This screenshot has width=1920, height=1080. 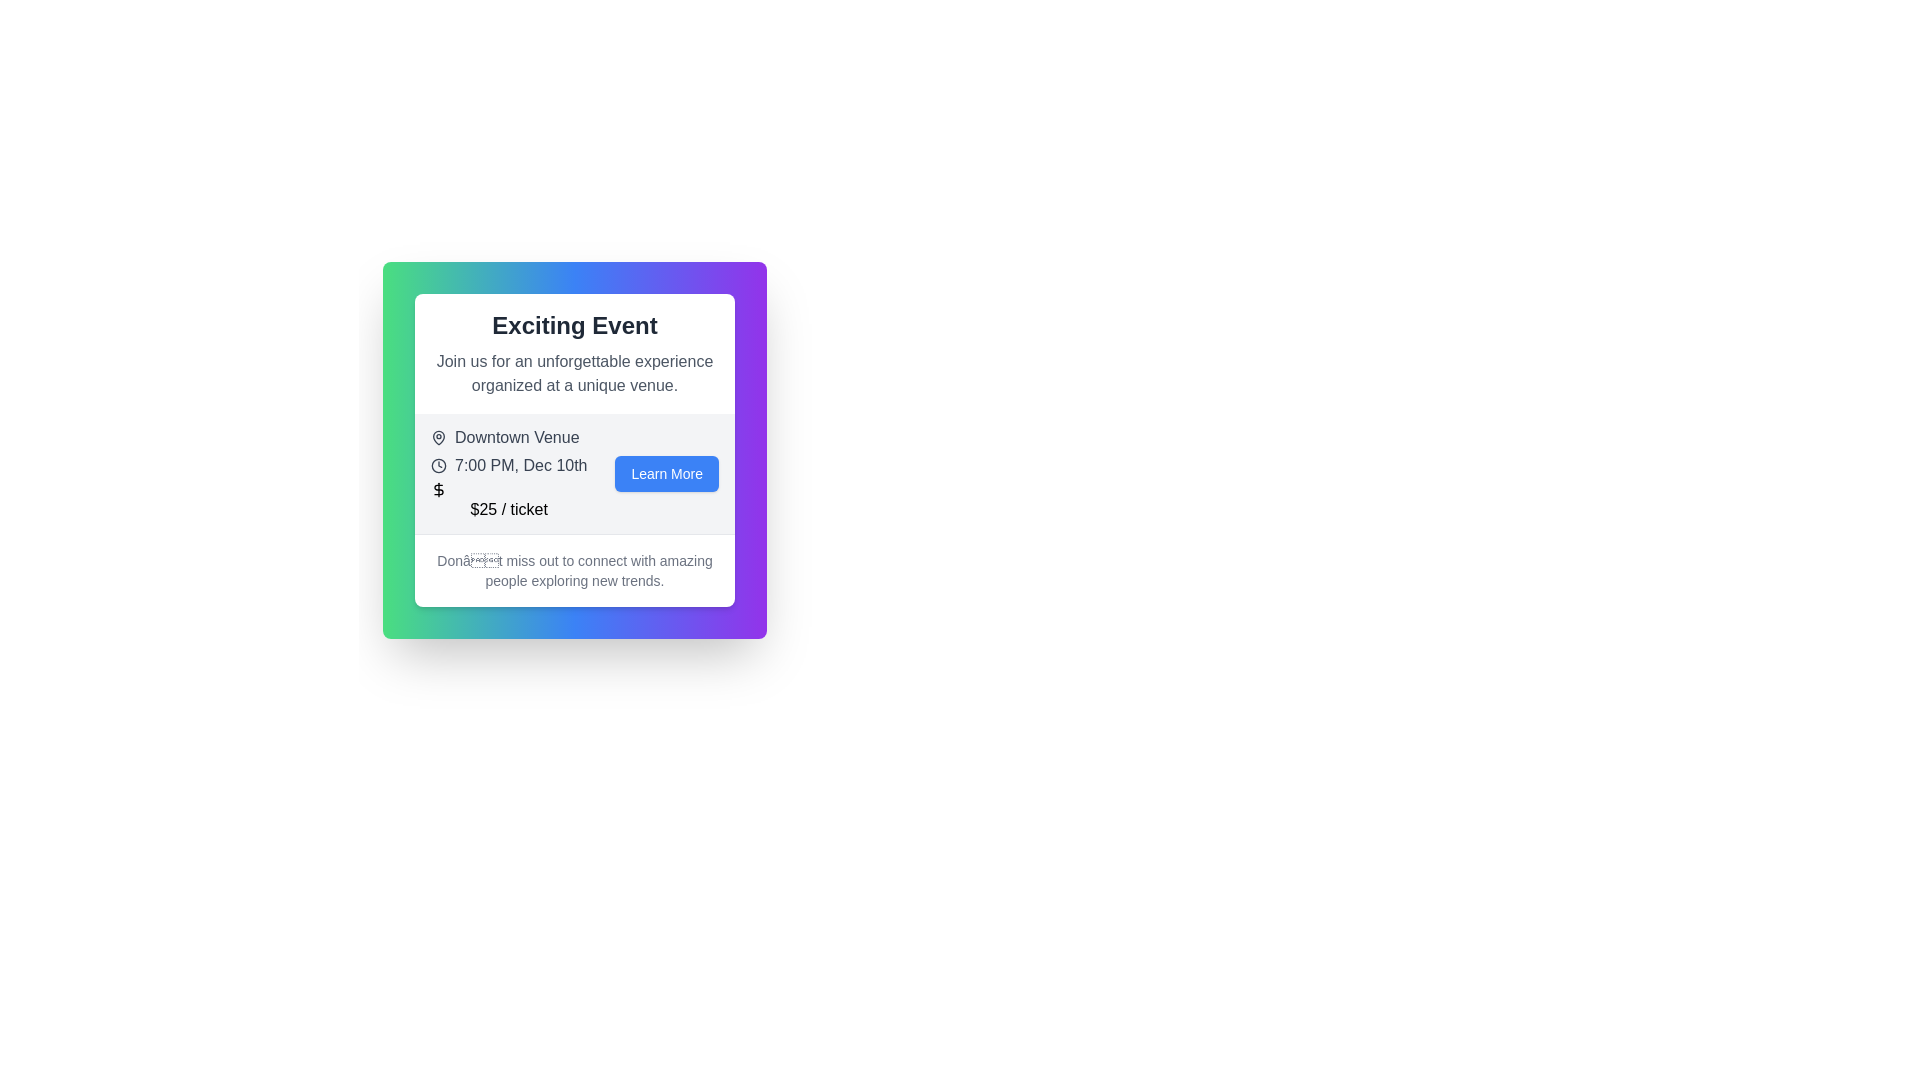 I want to click on the Text Block at the top section of the central card that introduces the event and conveys the primary message, so click(x=574, y=353).